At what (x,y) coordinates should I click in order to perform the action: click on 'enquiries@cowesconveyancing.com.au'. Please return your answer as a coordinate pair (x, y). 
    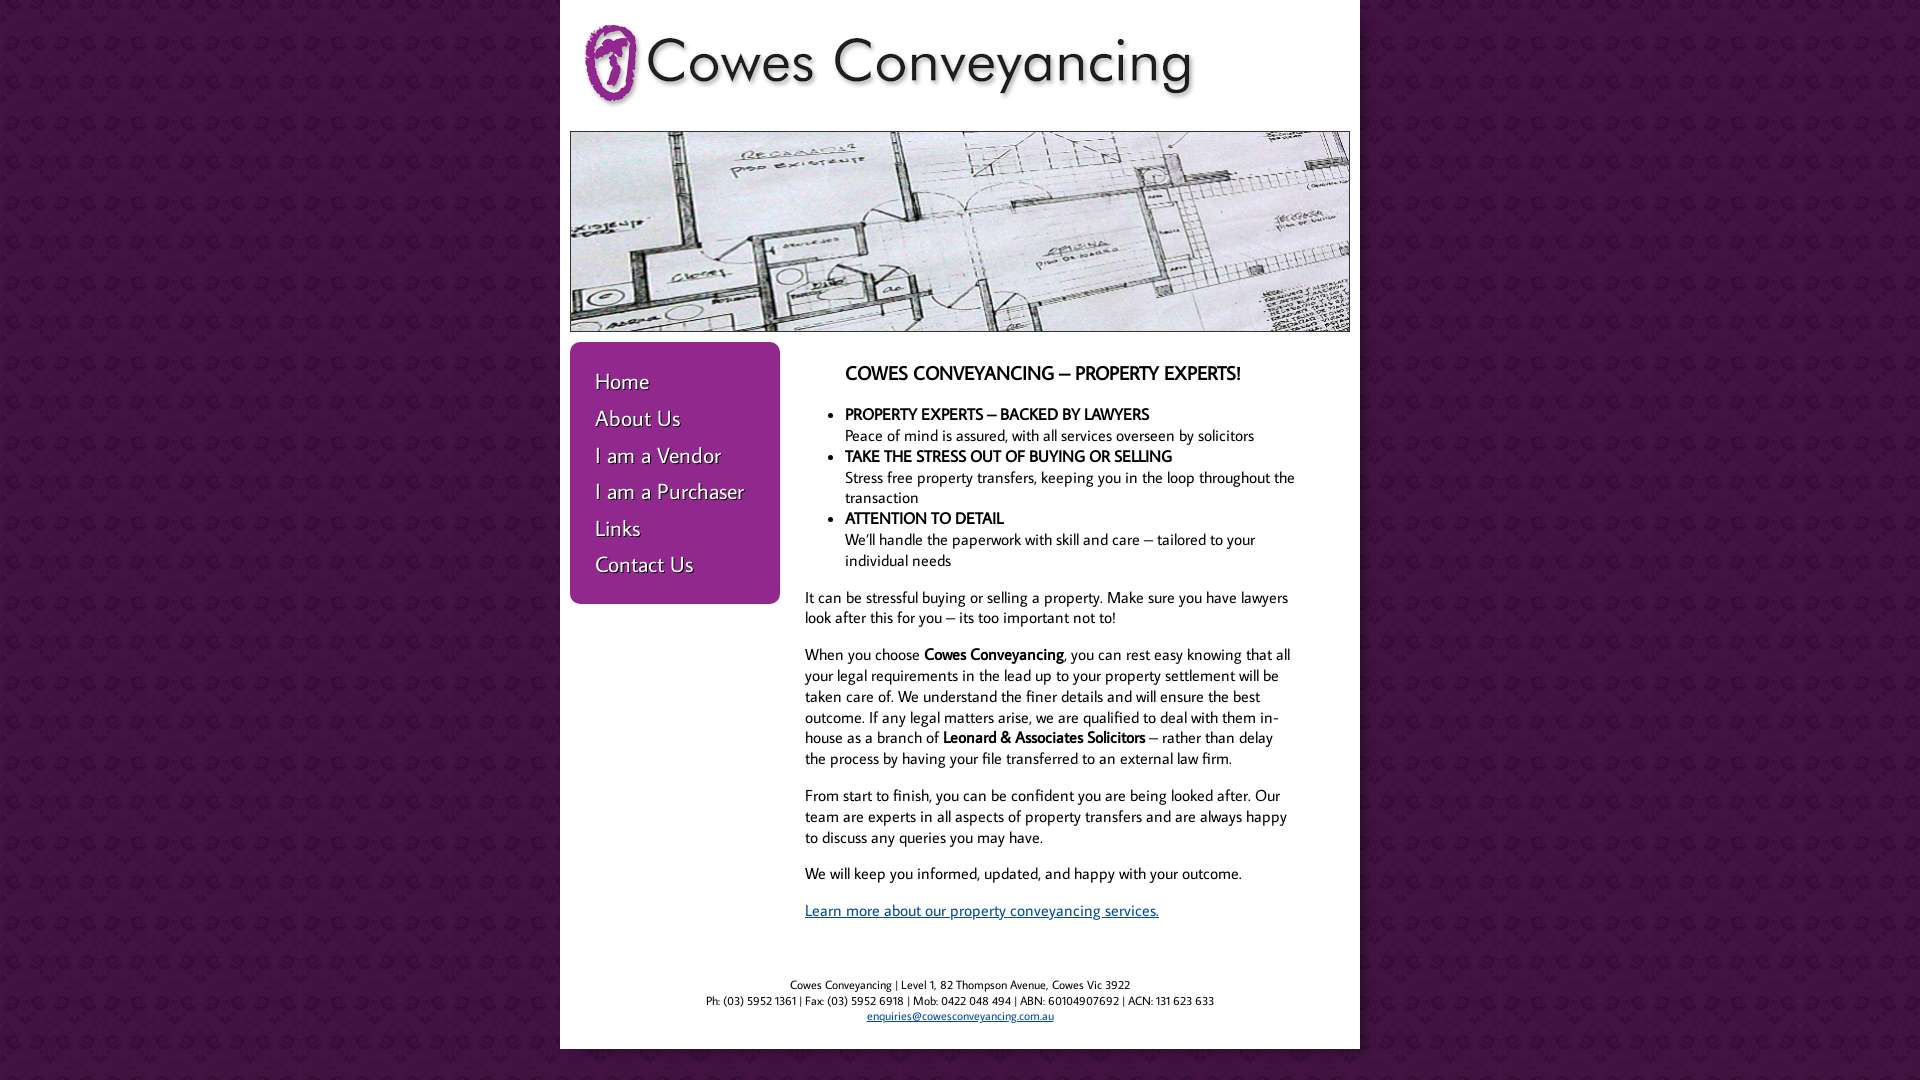
    Looking at the image, I should click on (958, 1015).